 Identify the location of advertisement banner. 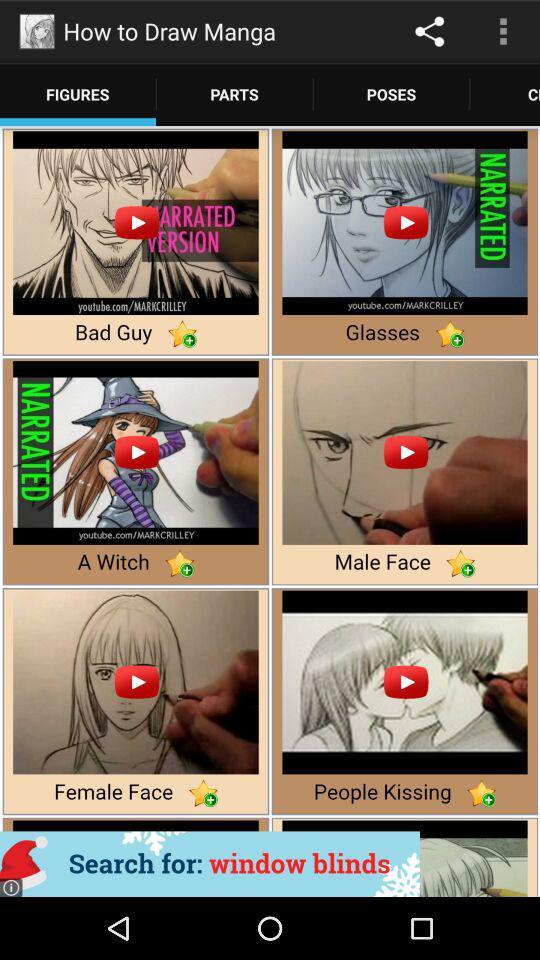
(209, 863).